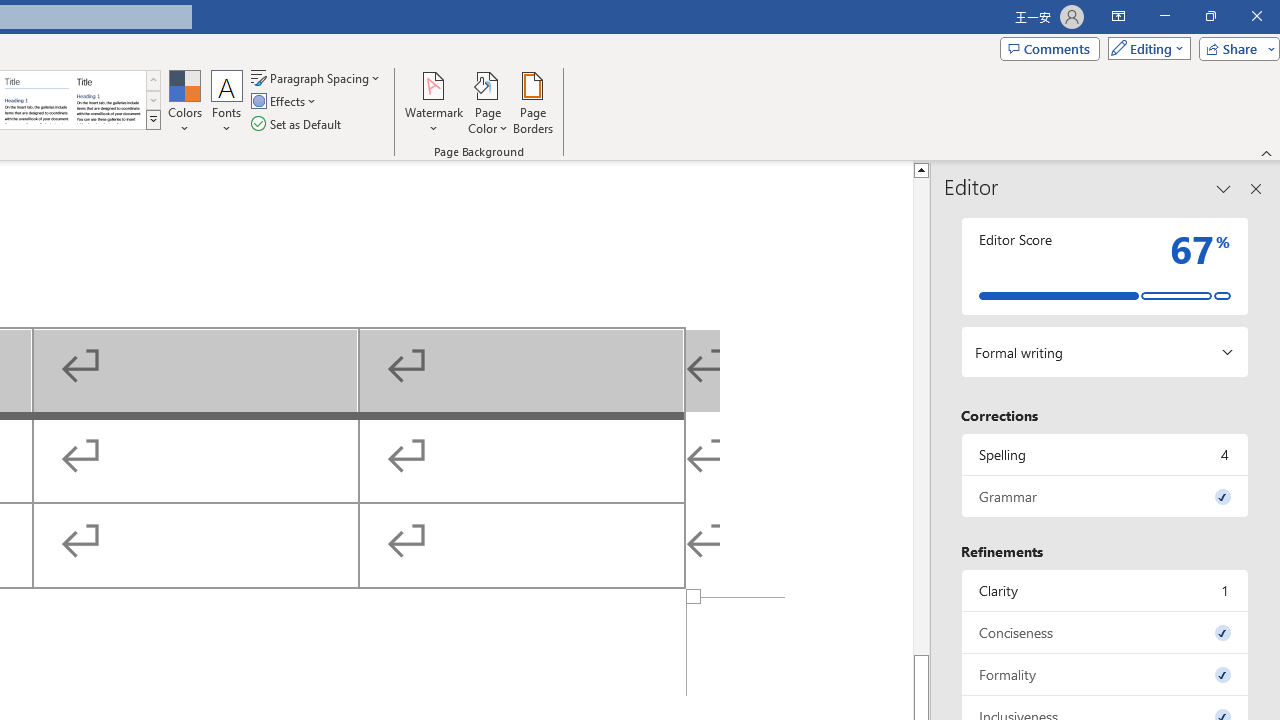 This screenshot has width=1280, height=720. I want to click on 'Watermark', so click(433, 103).